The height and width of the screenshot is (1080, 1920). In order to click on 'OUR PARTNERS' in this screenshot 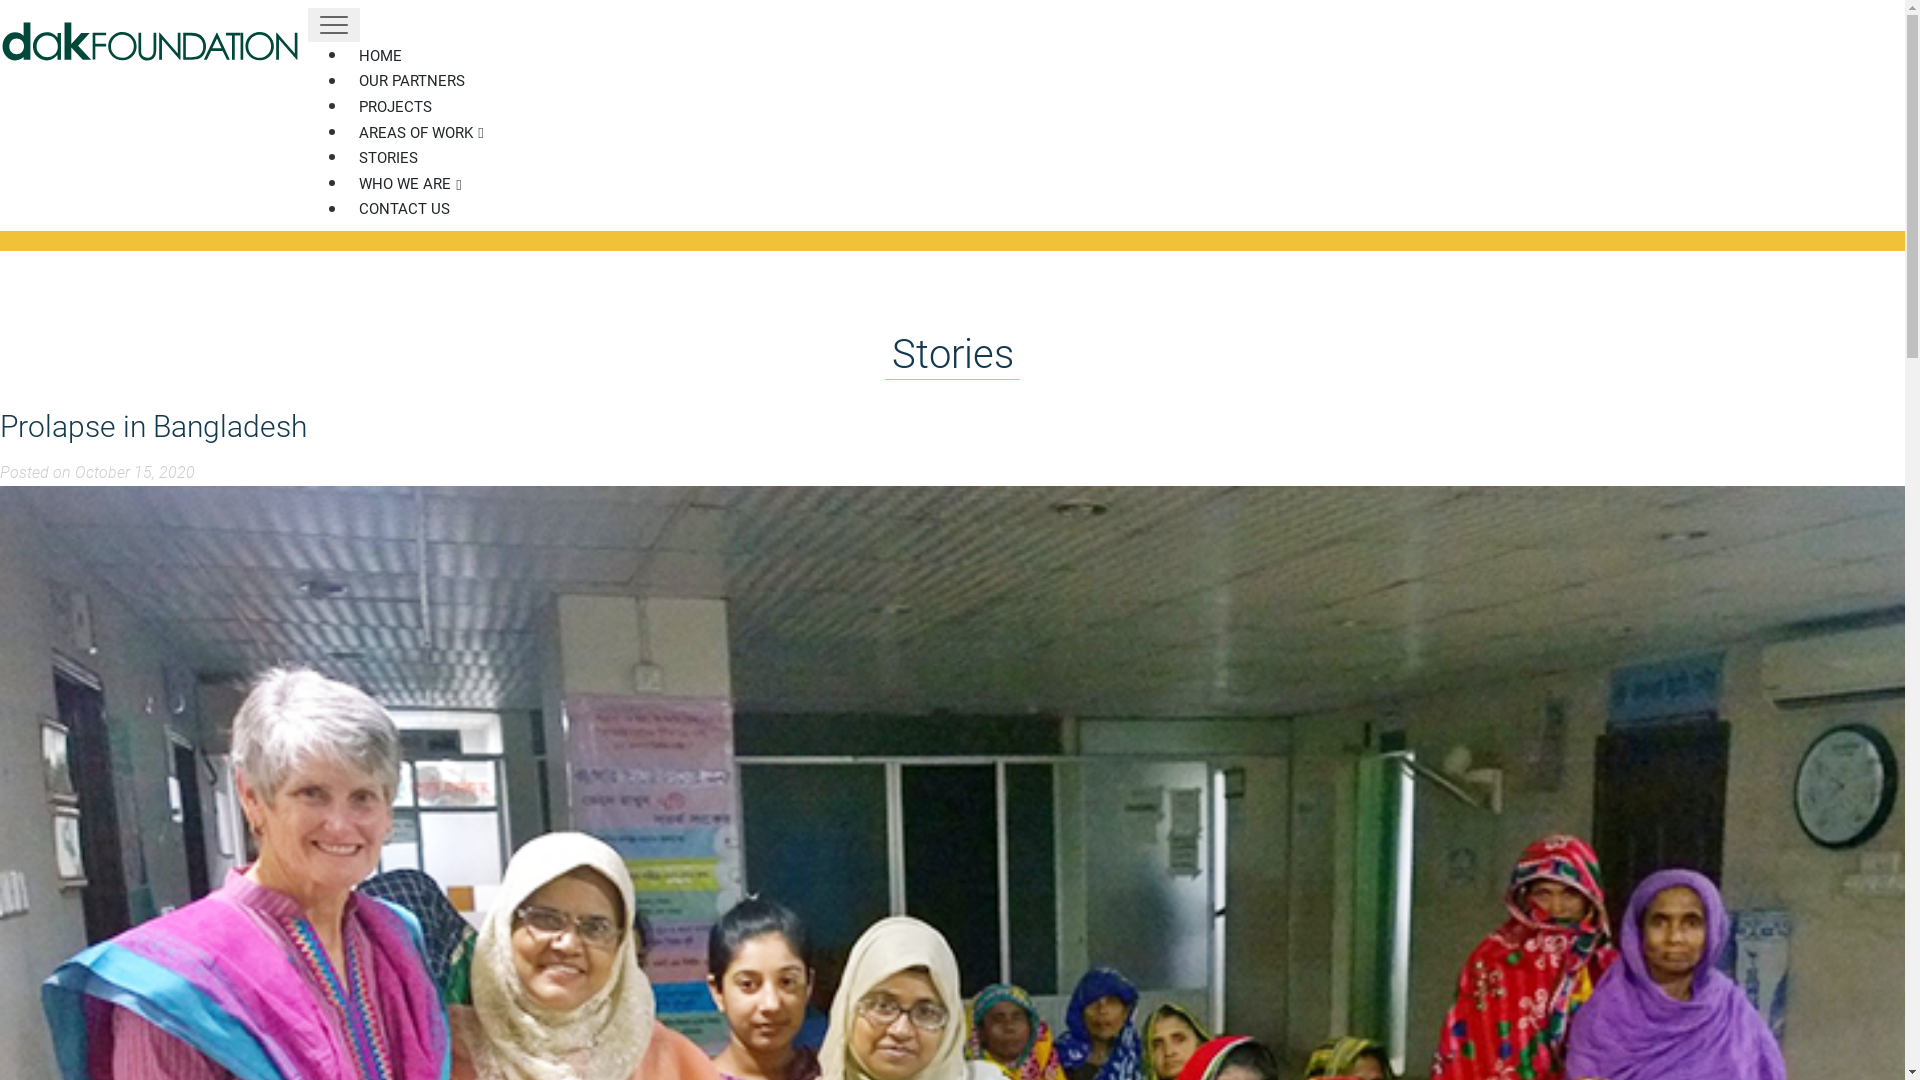, I will do `click(411, 80)`.